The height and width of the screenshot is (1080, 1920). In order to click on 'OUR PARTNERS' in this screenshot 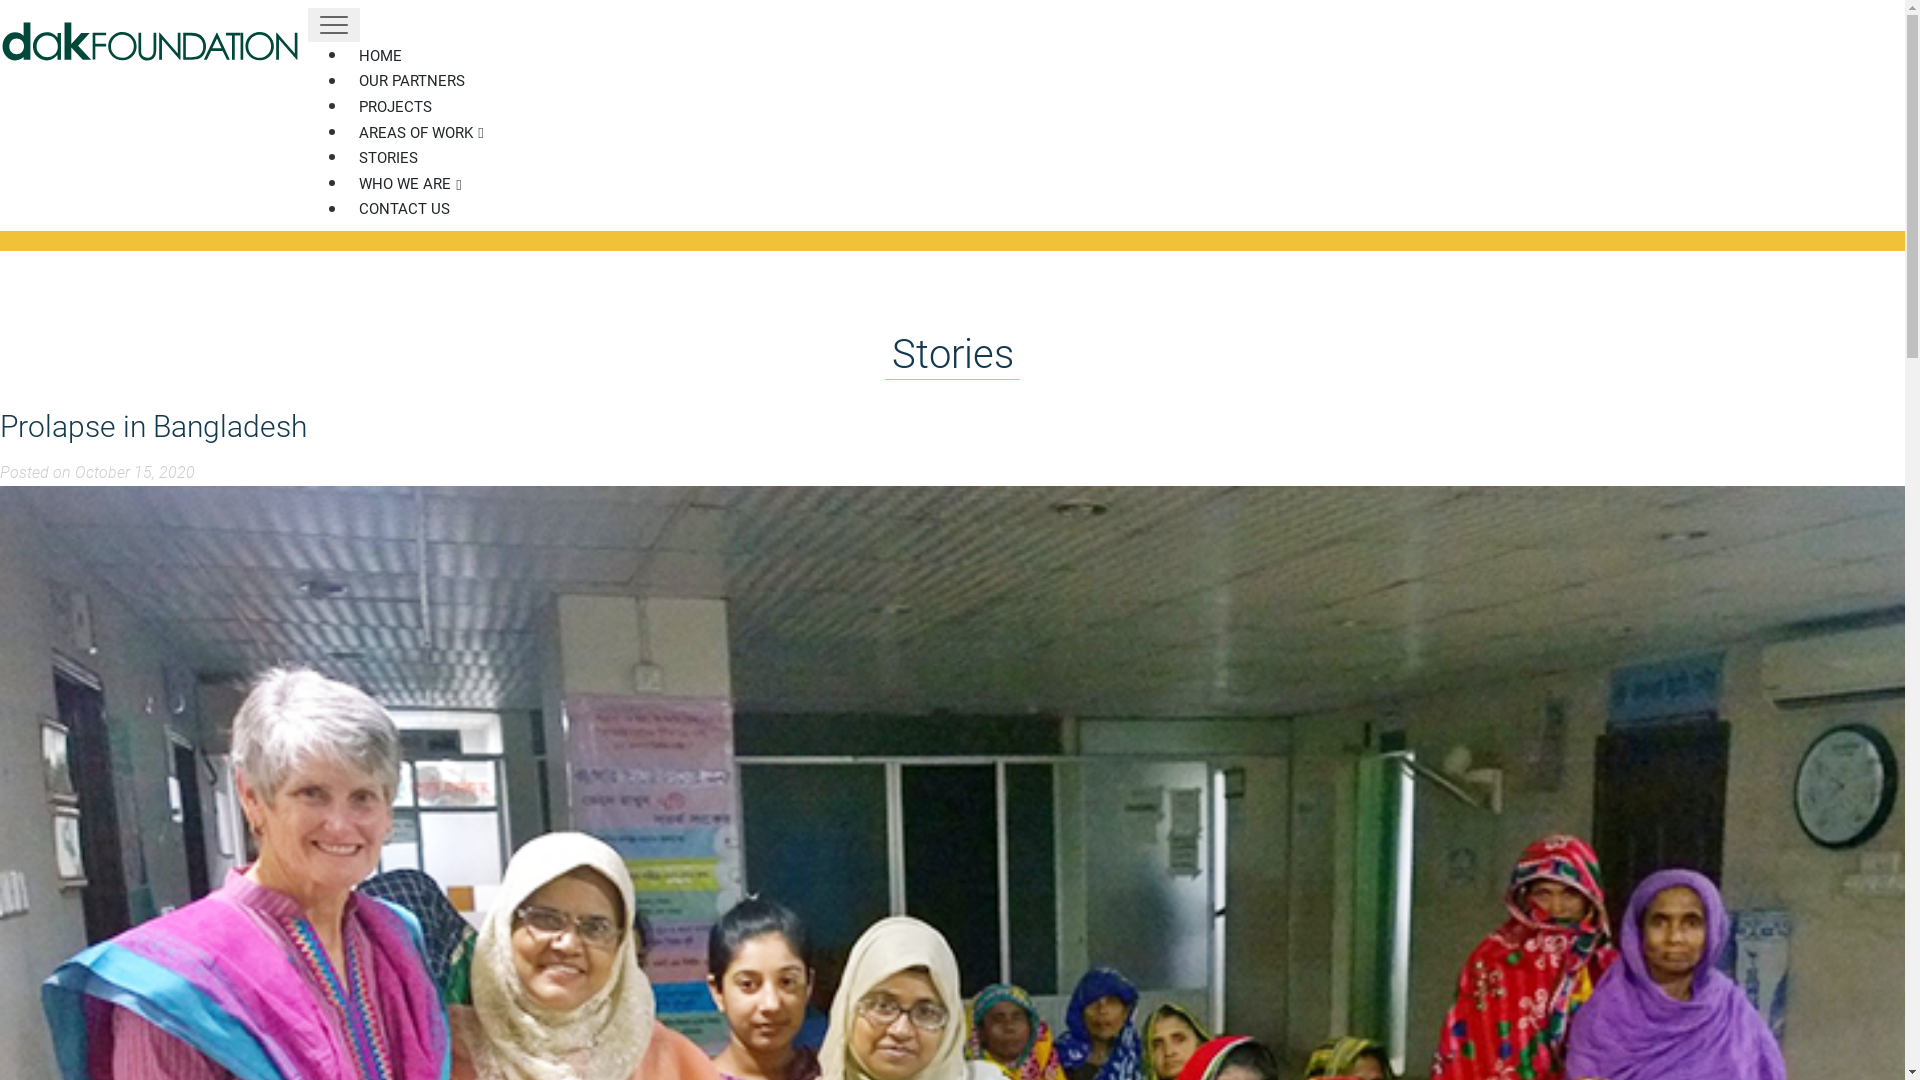, I will do `click(411, 80)`.